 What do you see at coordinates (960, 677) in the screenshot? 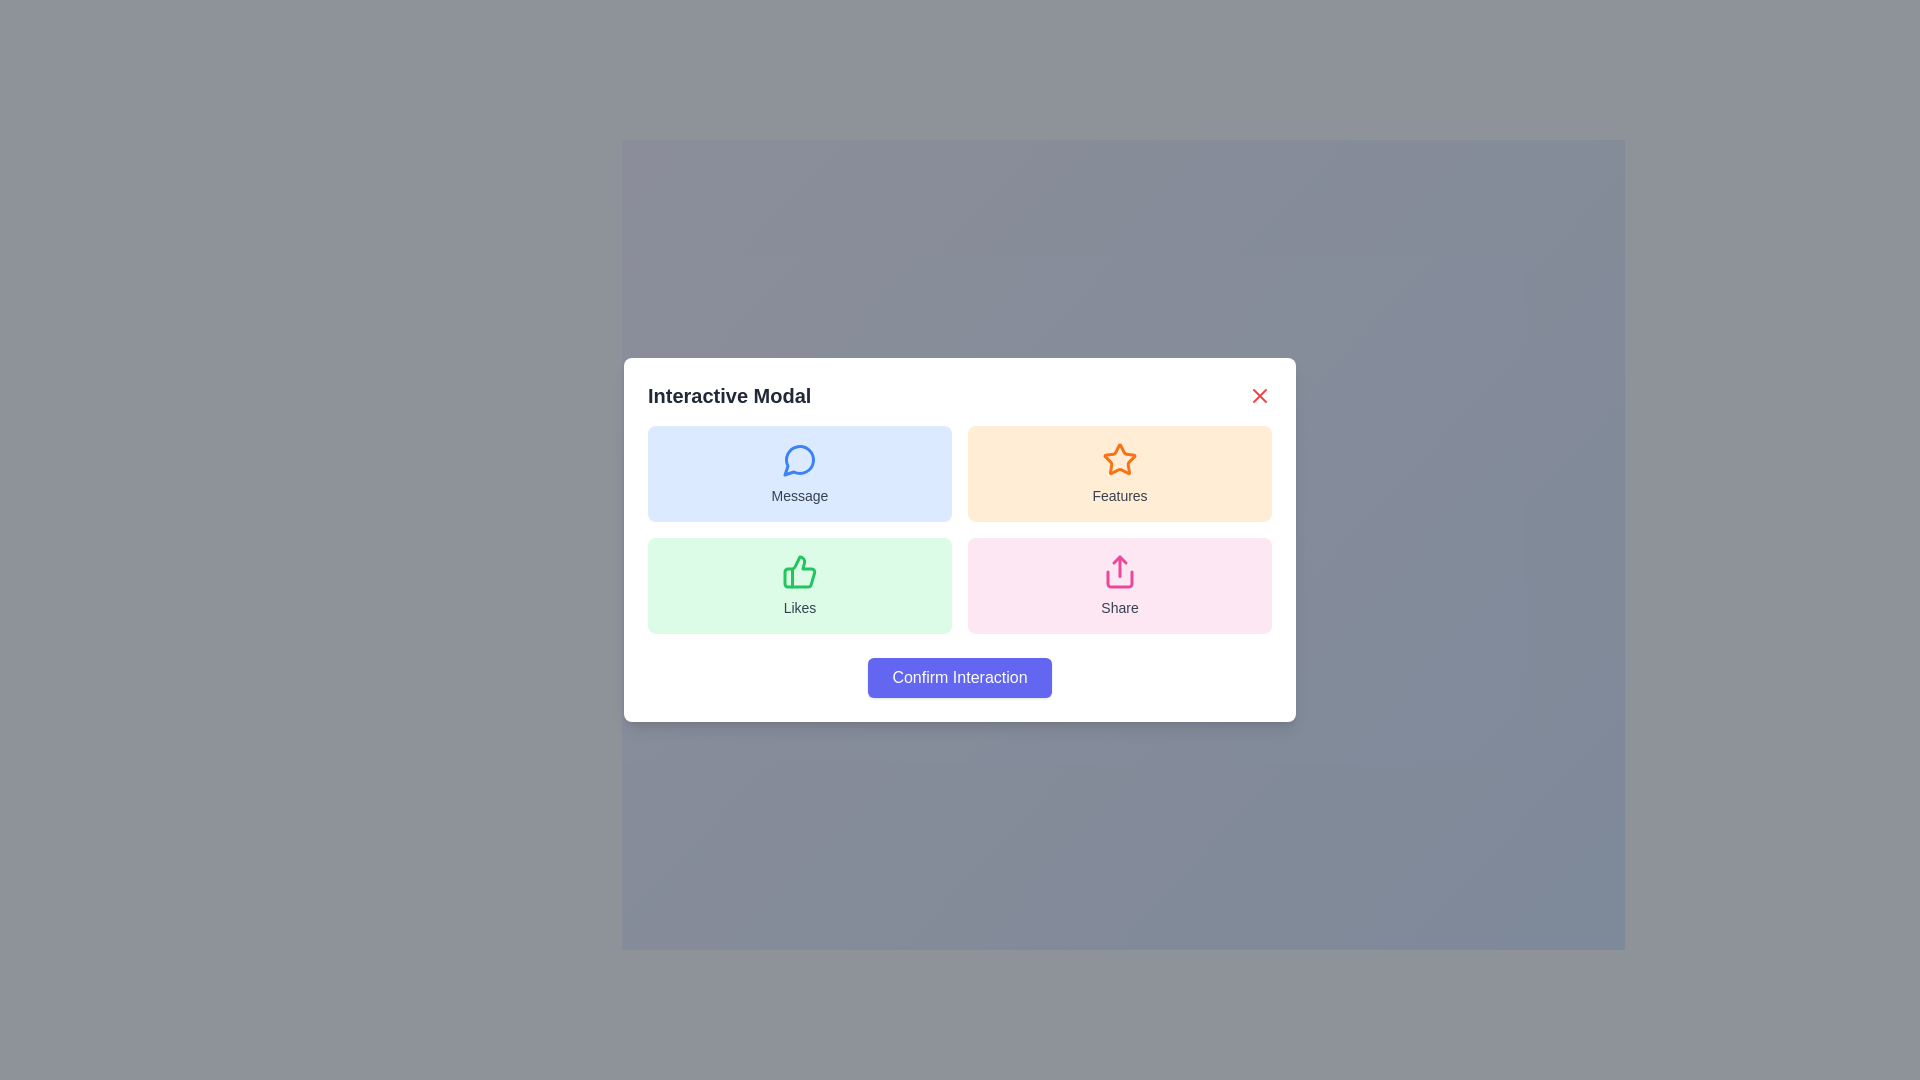
I see `the confirmation button located at the center-bottom of the modal dialog box` at bounding box center [960, 677].